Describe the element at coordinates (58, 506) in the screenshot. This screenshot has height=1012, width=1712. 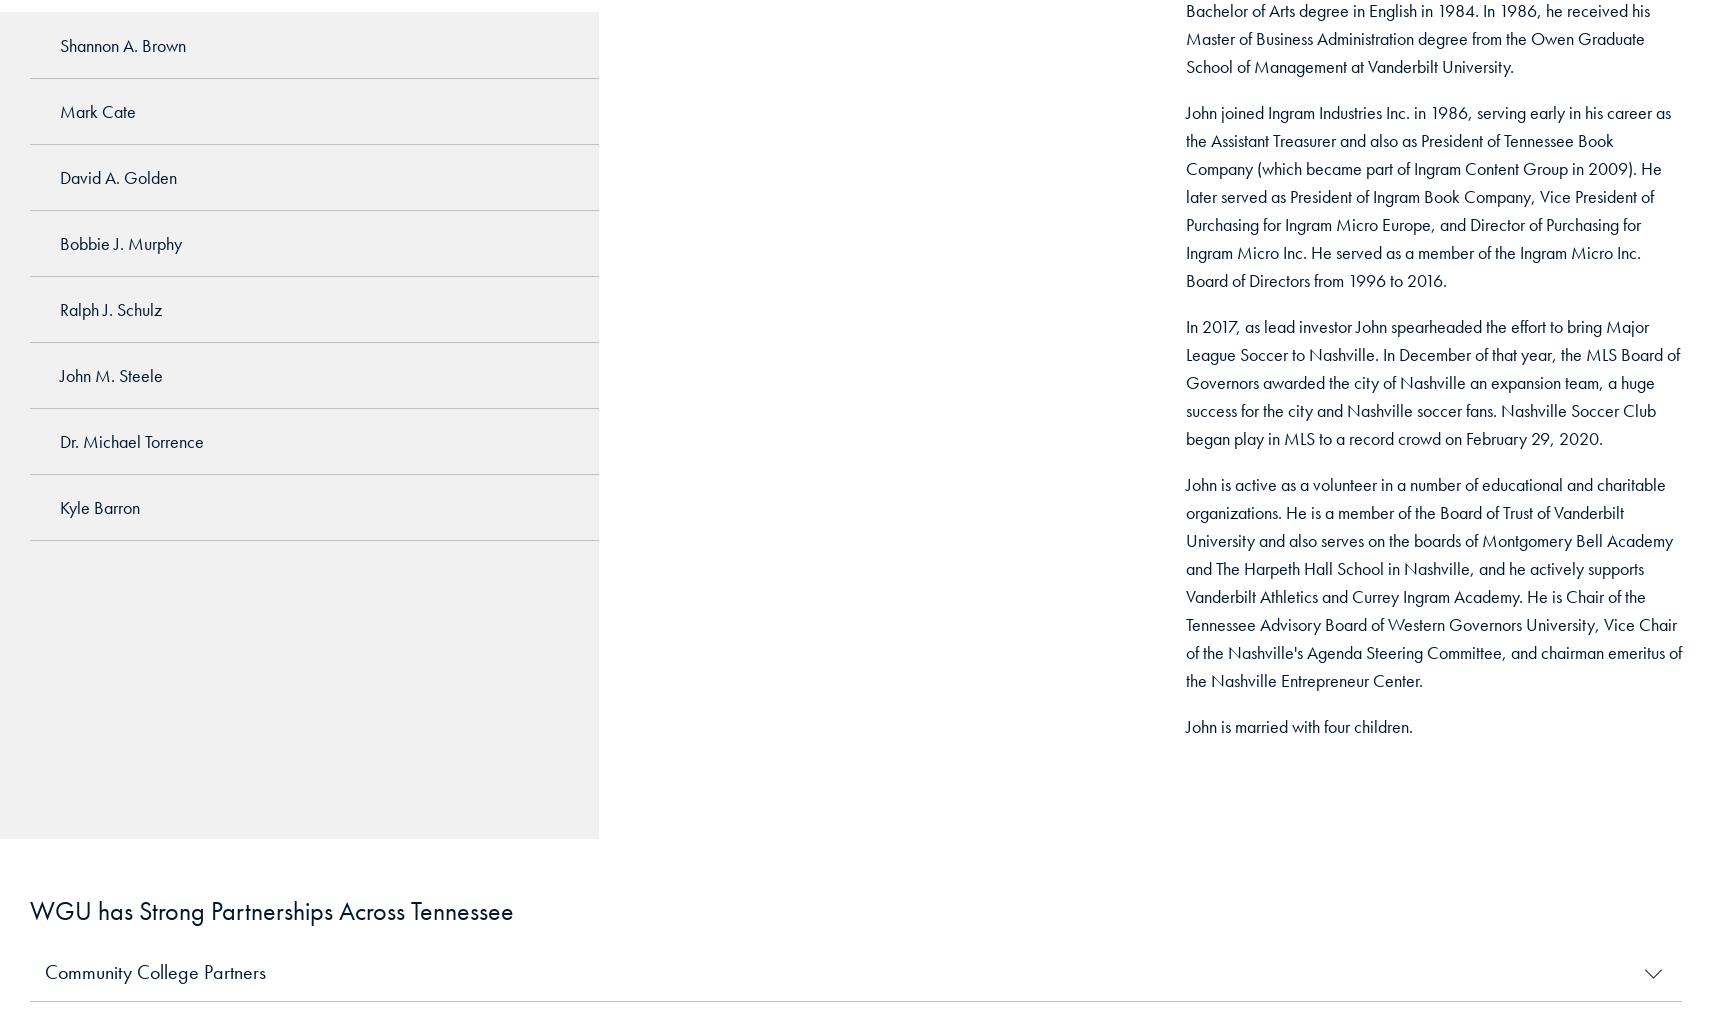
I see `'Kyle Barron'` at that location.